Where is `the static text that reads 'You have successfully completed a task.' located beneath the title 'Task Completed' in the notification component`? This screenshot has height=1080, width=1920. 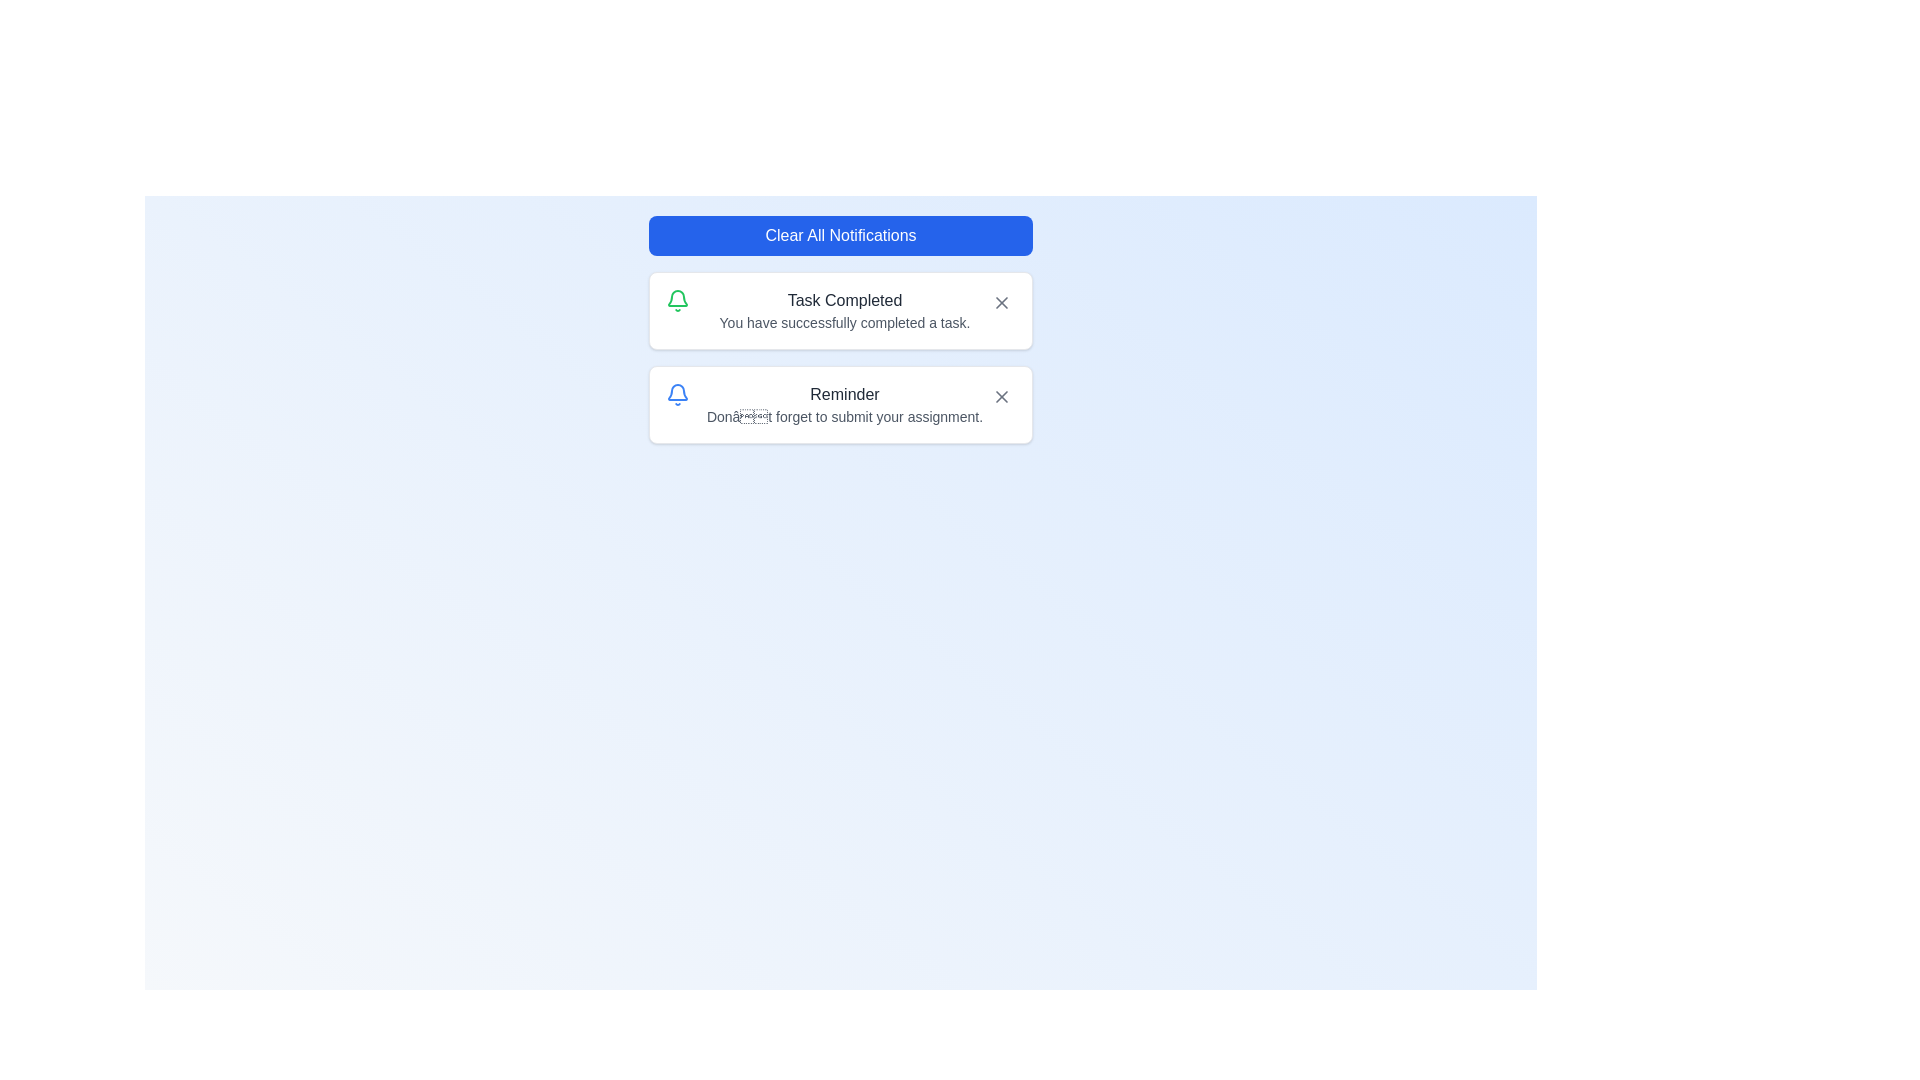
the static text that reads 'You have successfully completed a task.' located beneath the title 'Task Completed' in the notification component is located at coordinates (844, 322).